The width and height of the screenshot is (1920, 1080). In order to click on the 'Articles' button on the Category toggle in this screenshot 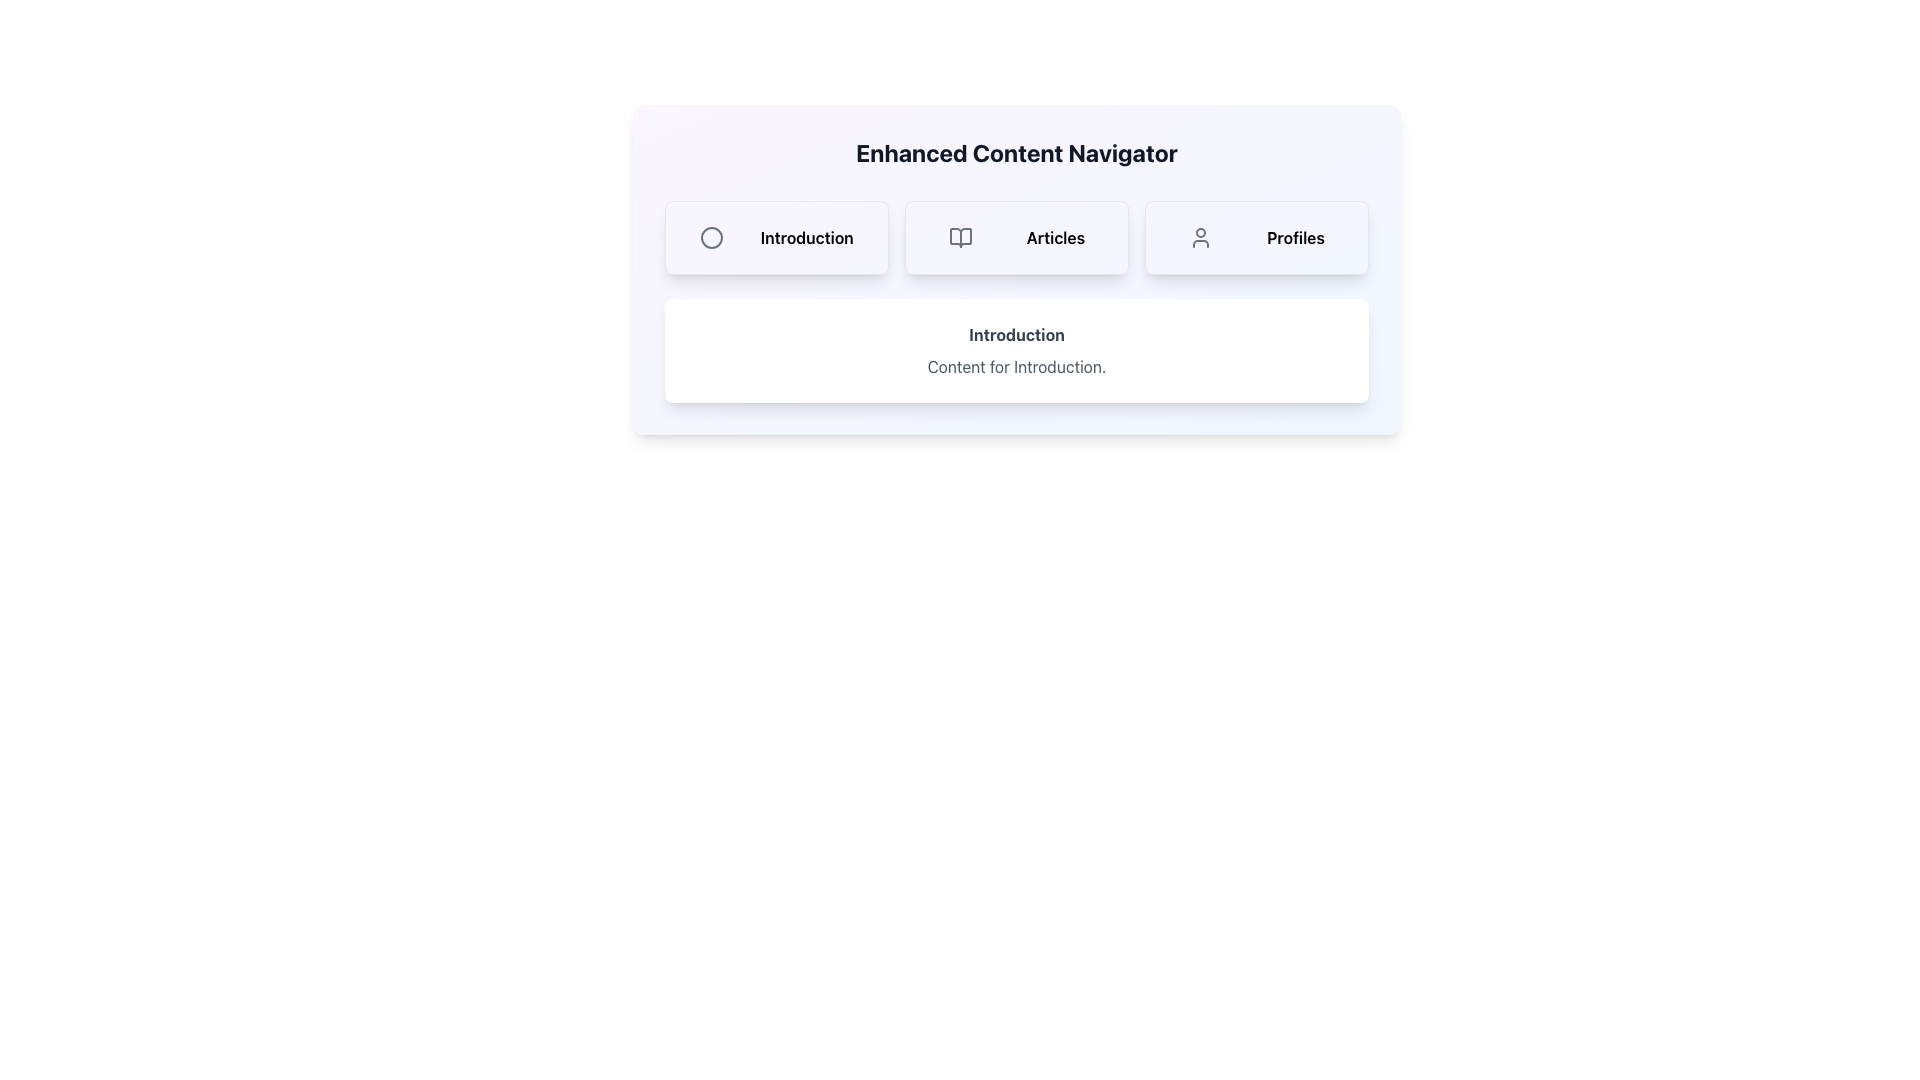, I will do `click(1017, 237)`.